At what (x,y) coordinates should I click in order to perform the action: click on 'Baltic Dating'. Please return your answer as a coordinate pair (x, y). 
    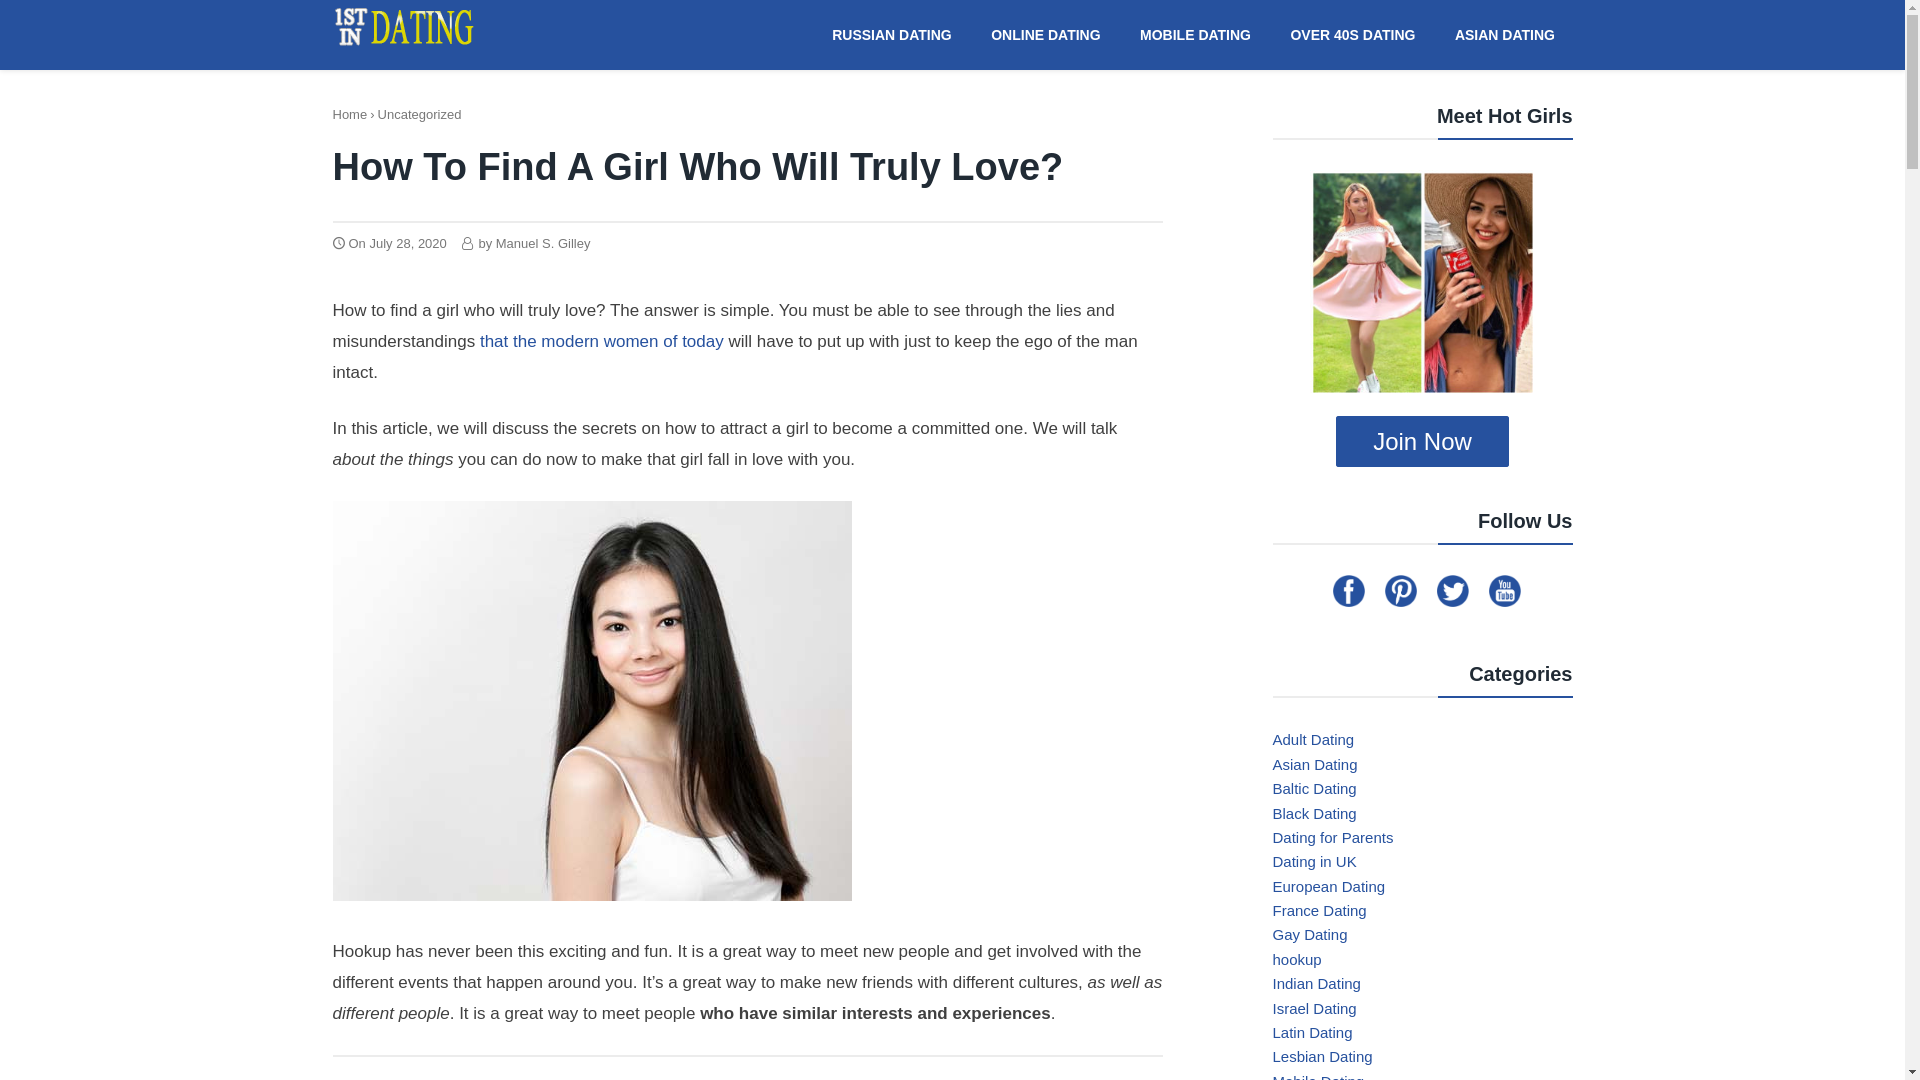
    Looking at the image, I should click on (1314, 787).